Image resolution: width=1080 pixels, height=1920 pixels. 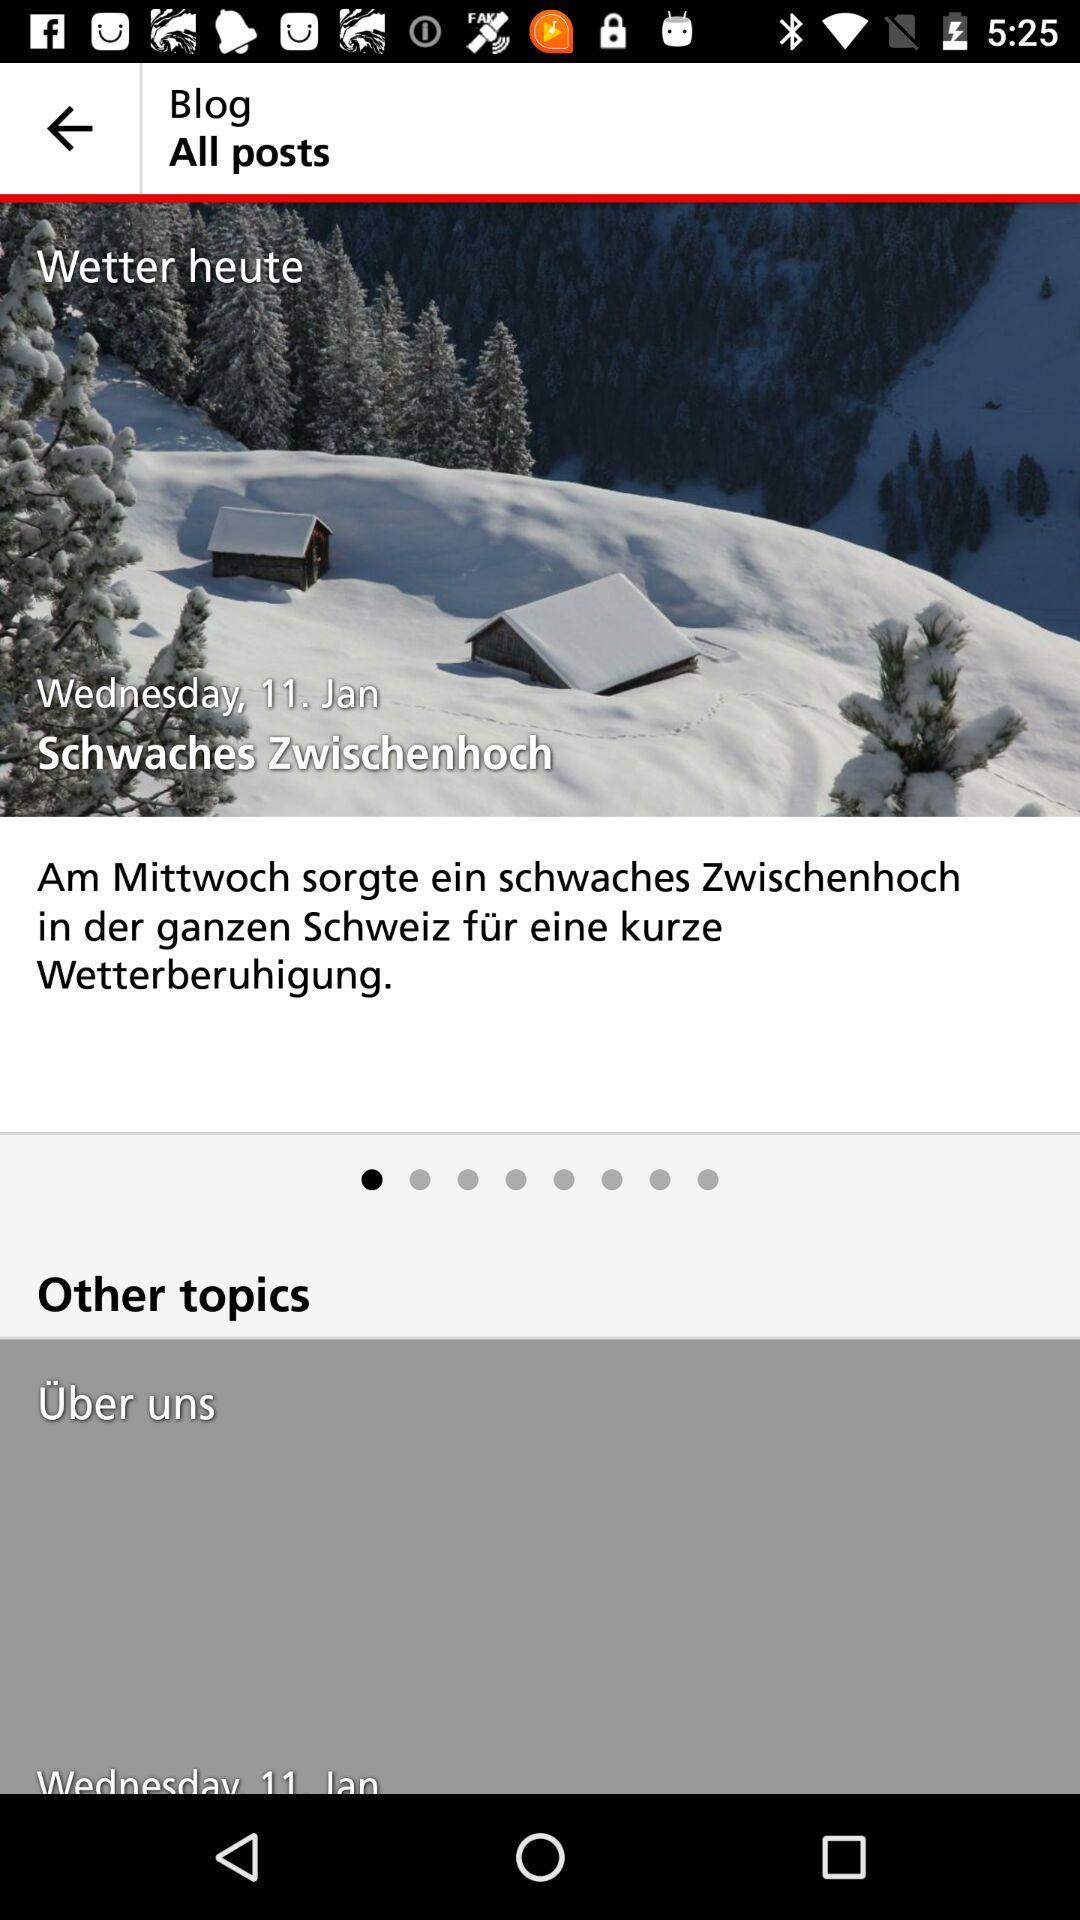 What do you see at coordinates (419, 1179) in the screenshot?
I see `item below the am mittwoch sorgte icon` at bounding box center [419, 1179].